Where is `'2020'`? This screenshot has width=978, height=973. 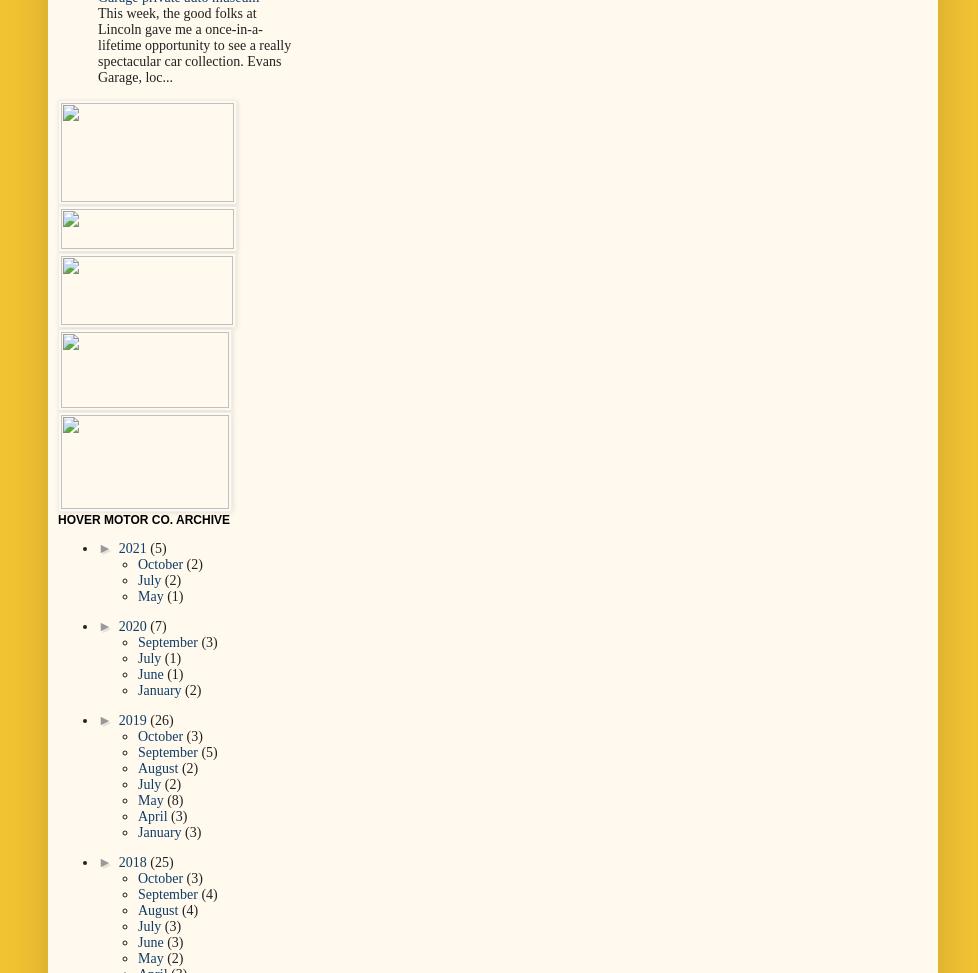
'2020' is located at coordinates (133, 625).